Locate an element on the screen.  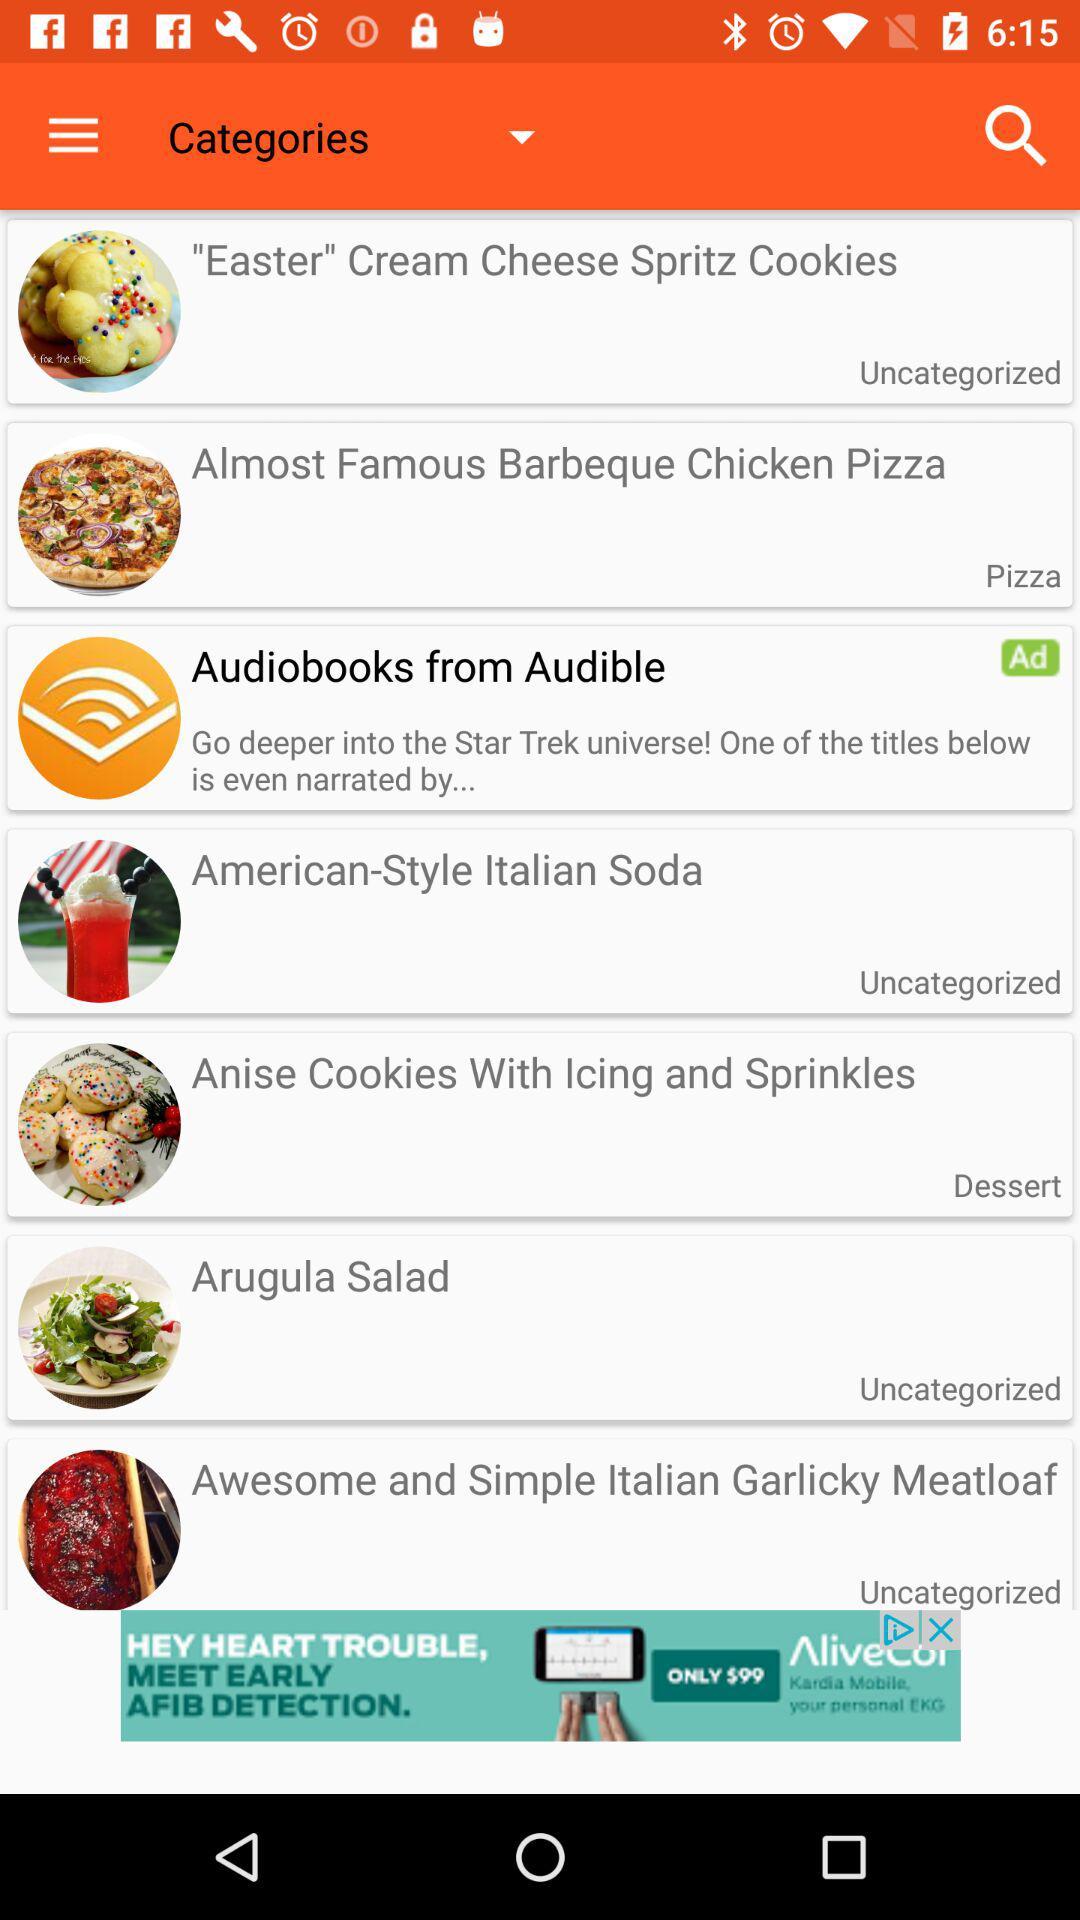
opens the advertisement is located at coordinates (540, 1701).